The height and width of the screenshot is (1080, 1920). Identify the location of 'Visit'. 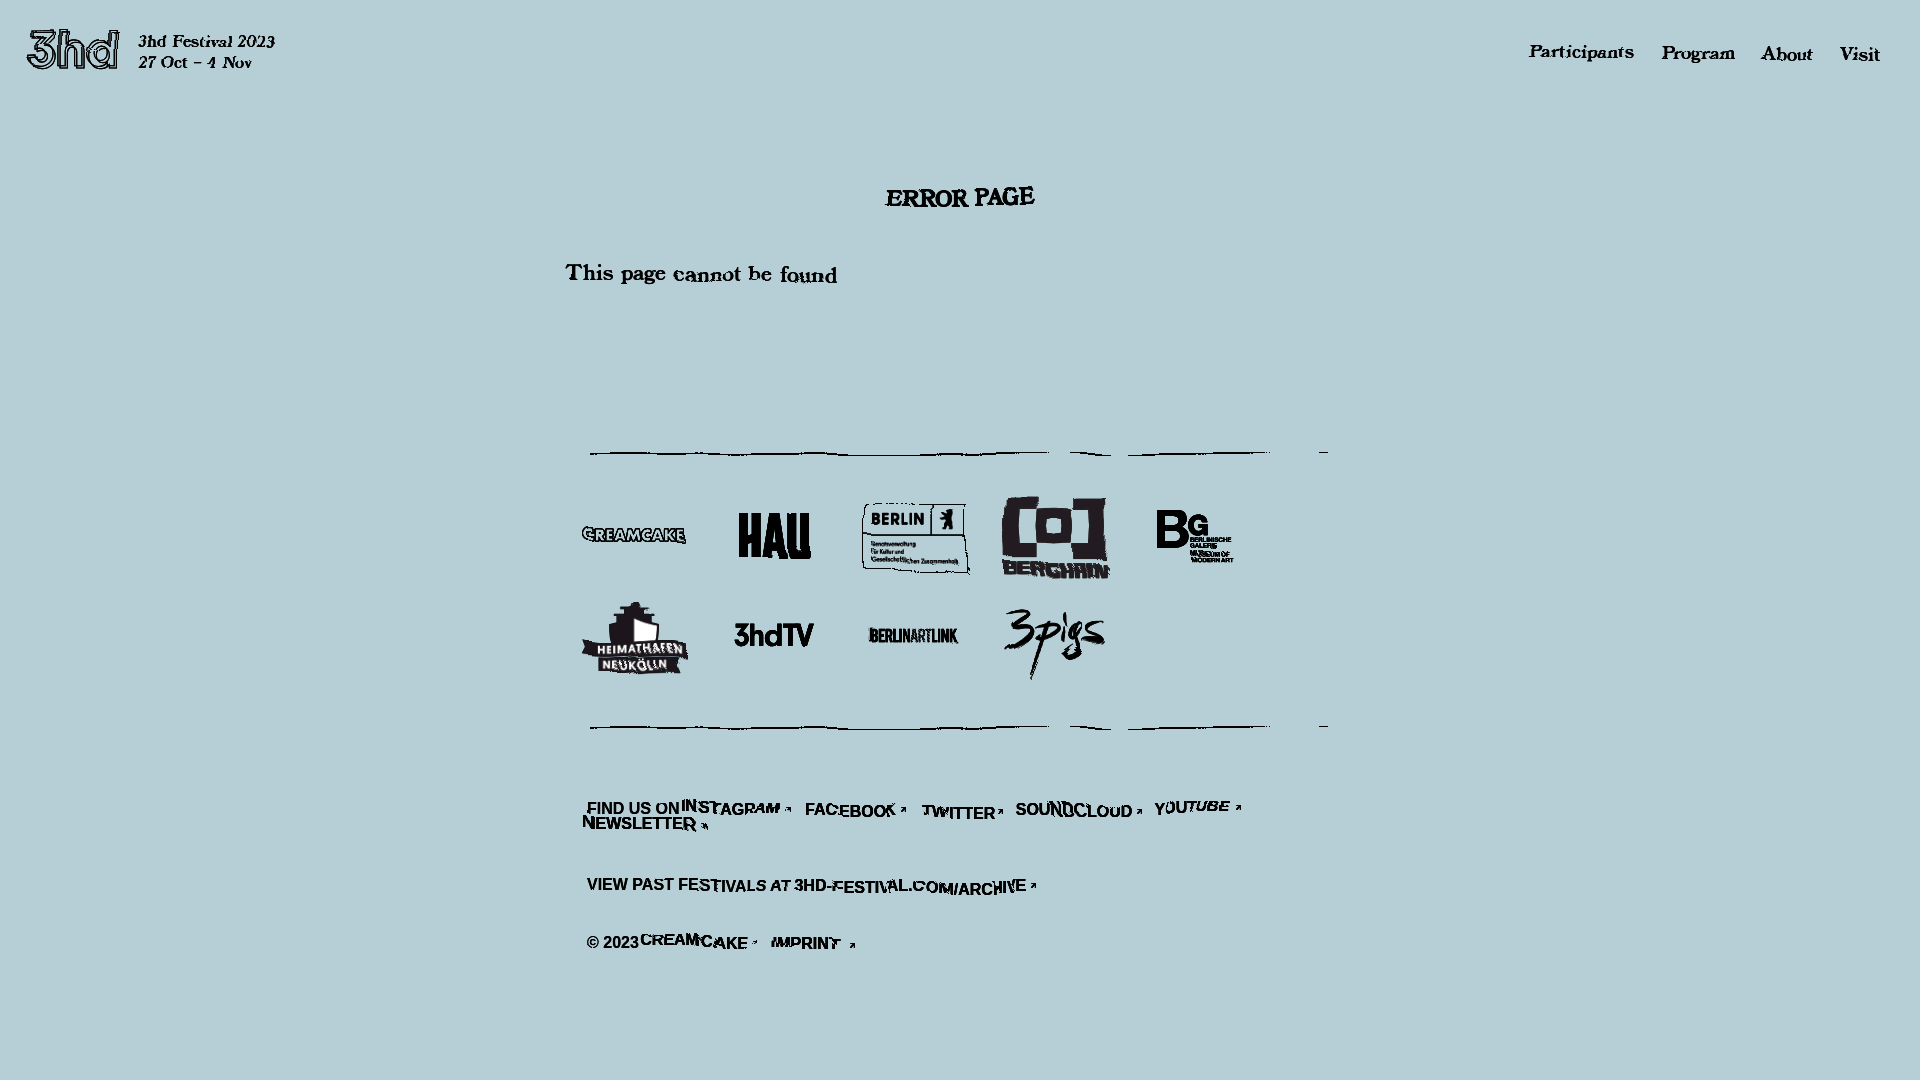
(1858, 52).